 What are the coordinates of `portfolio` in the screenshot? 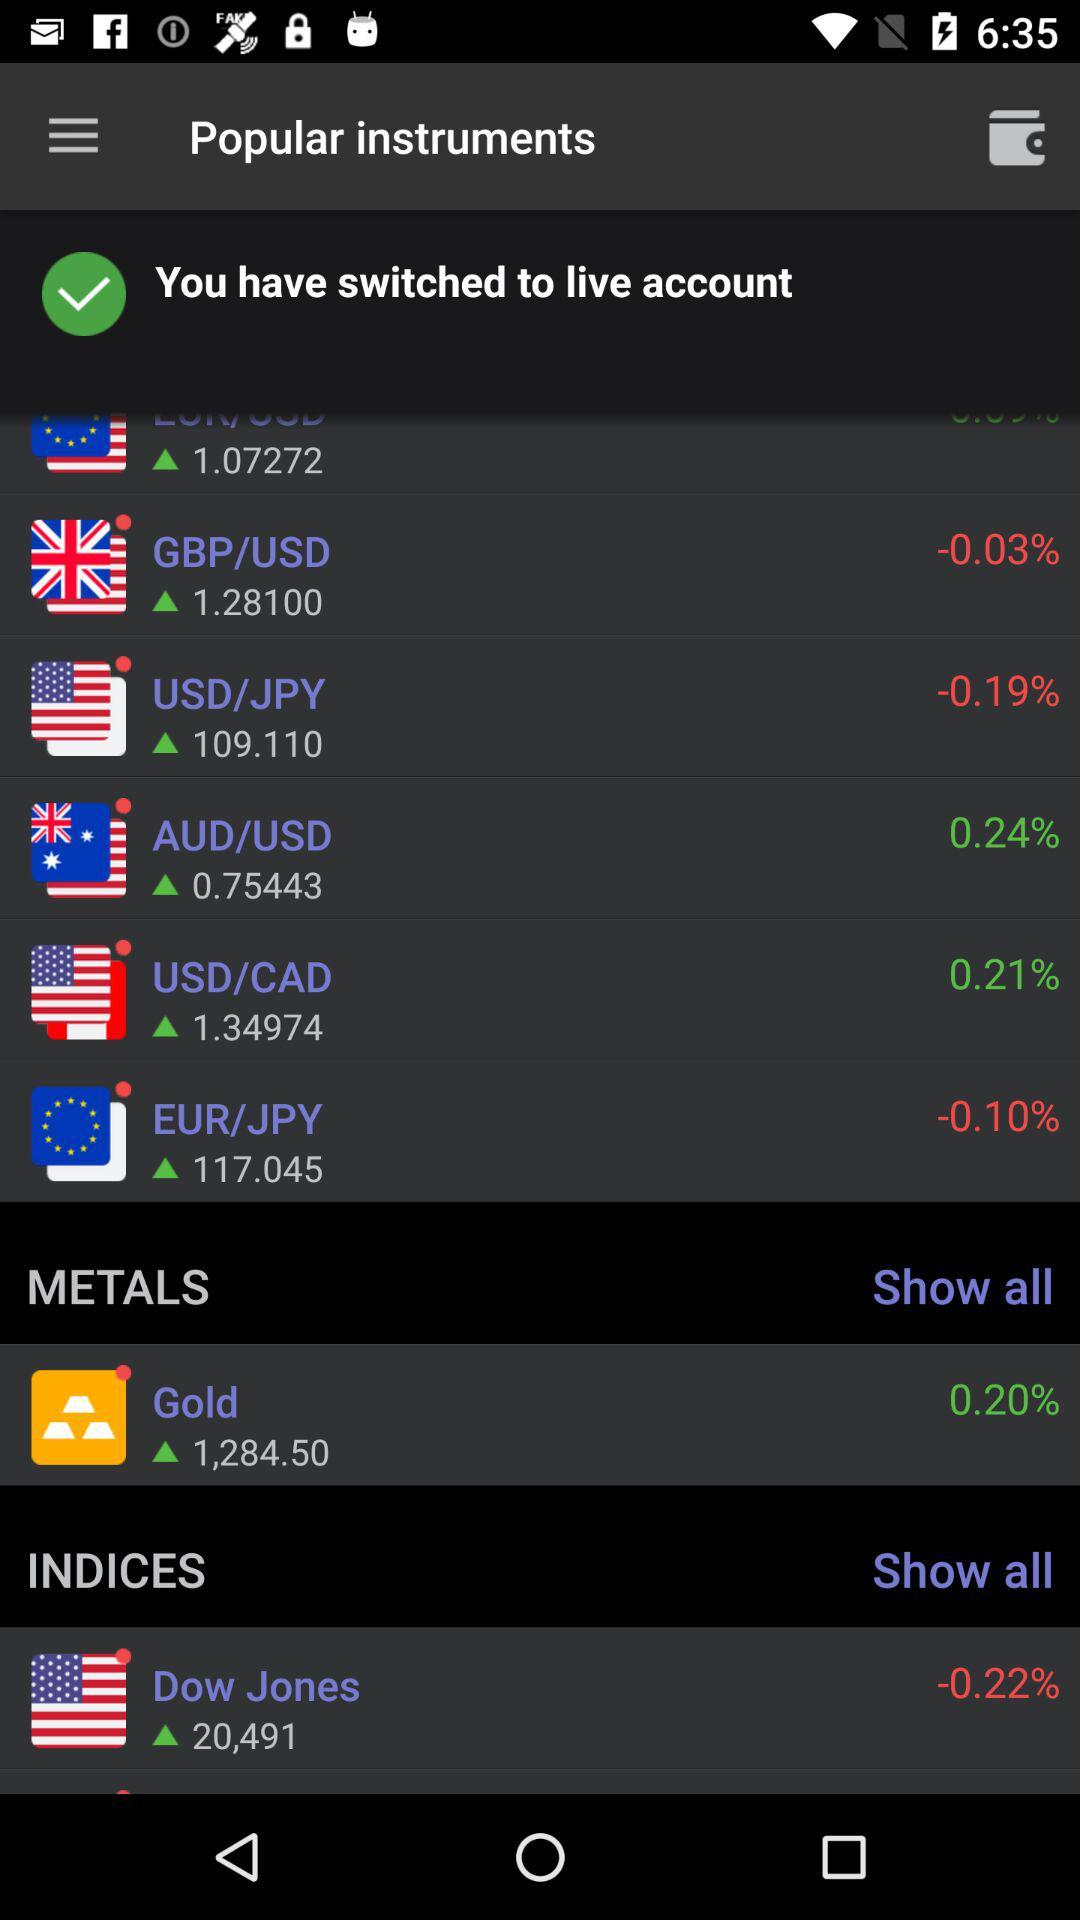 It's located at (1017, 135).